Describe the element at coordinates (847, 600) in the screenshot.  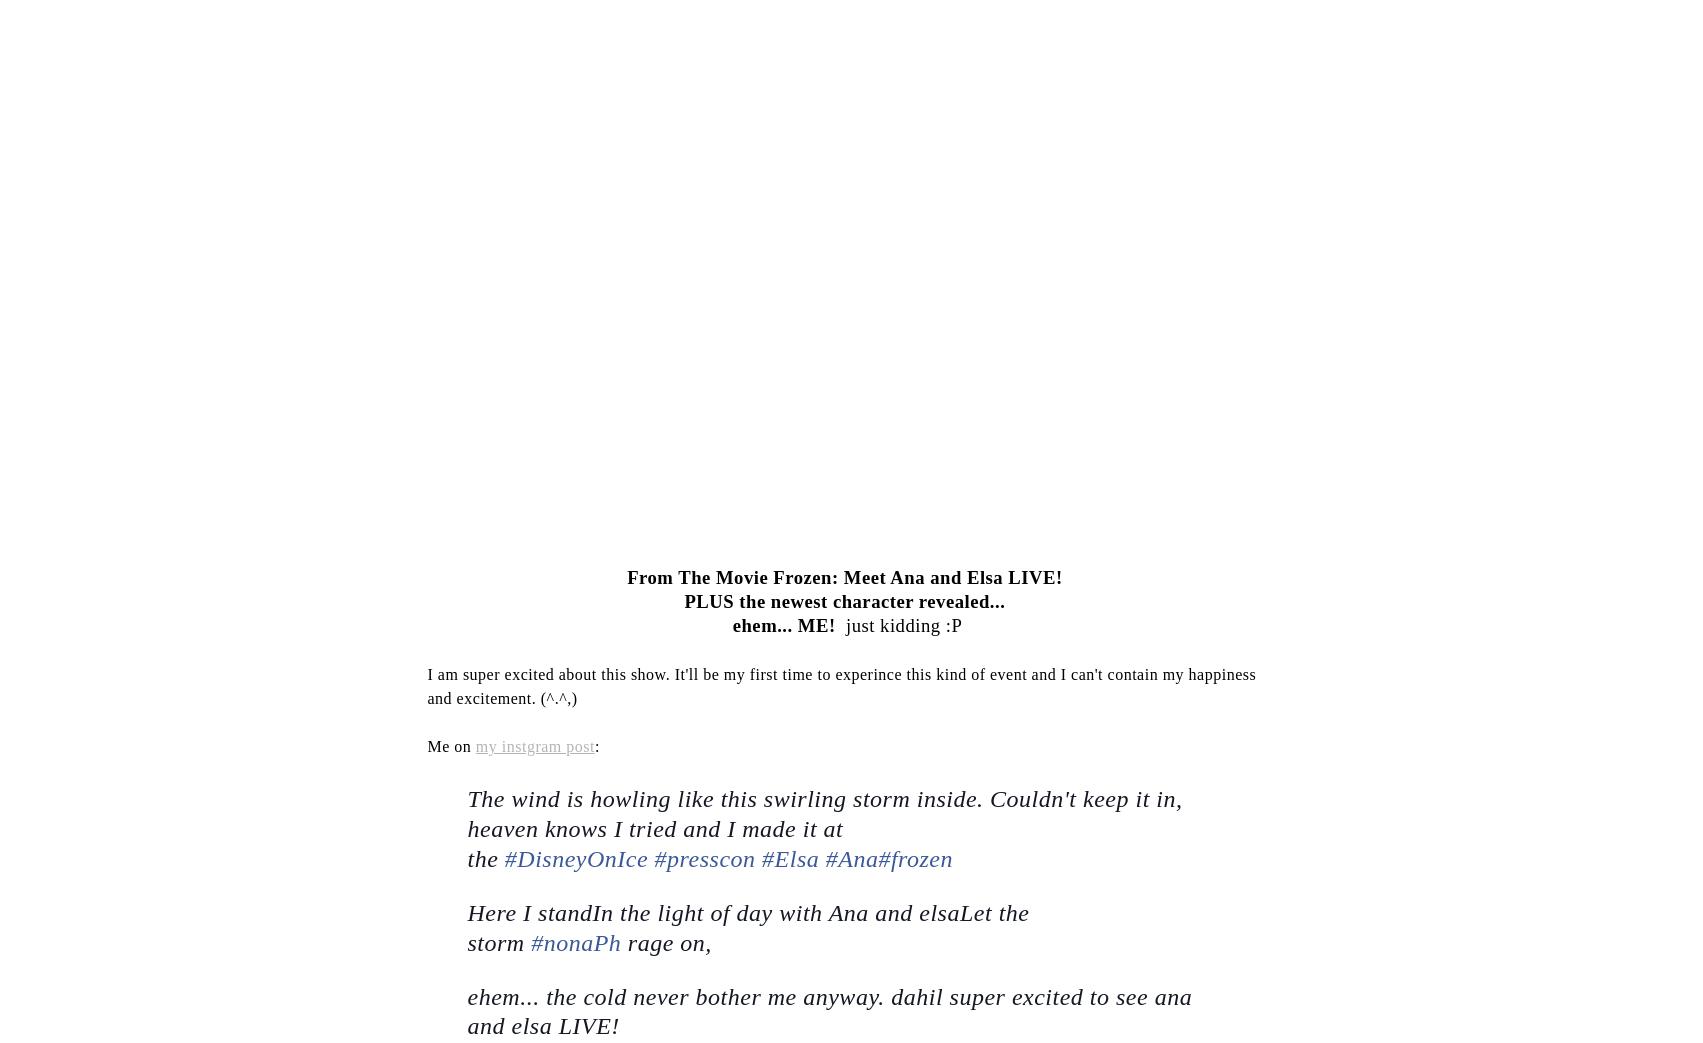
I see `'PLUS the newest character revealed...'` at that location.